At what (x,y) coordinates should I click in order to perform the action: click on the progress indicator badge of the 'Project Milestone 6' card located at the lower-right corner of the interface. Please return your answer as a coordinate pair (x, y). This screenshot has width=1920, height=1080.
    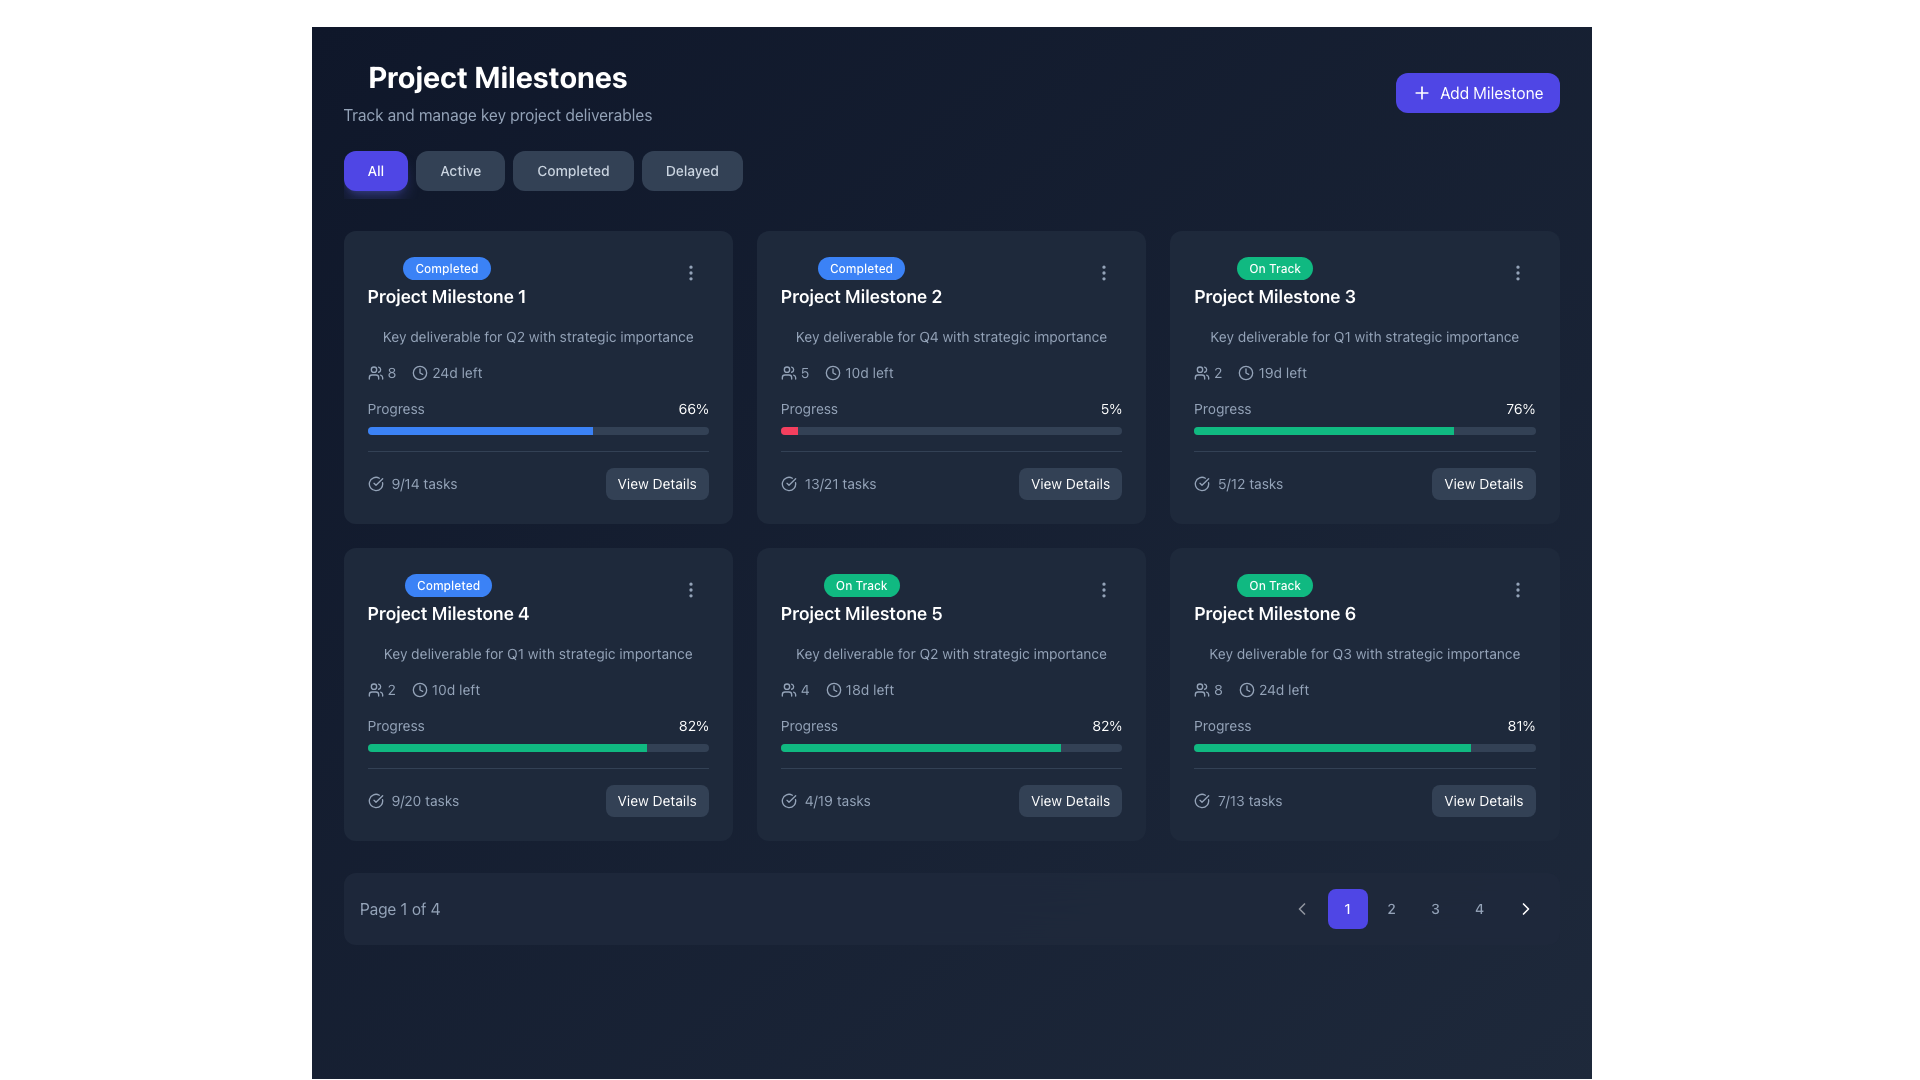
    Looking at the image, I should click on (1274, 585).